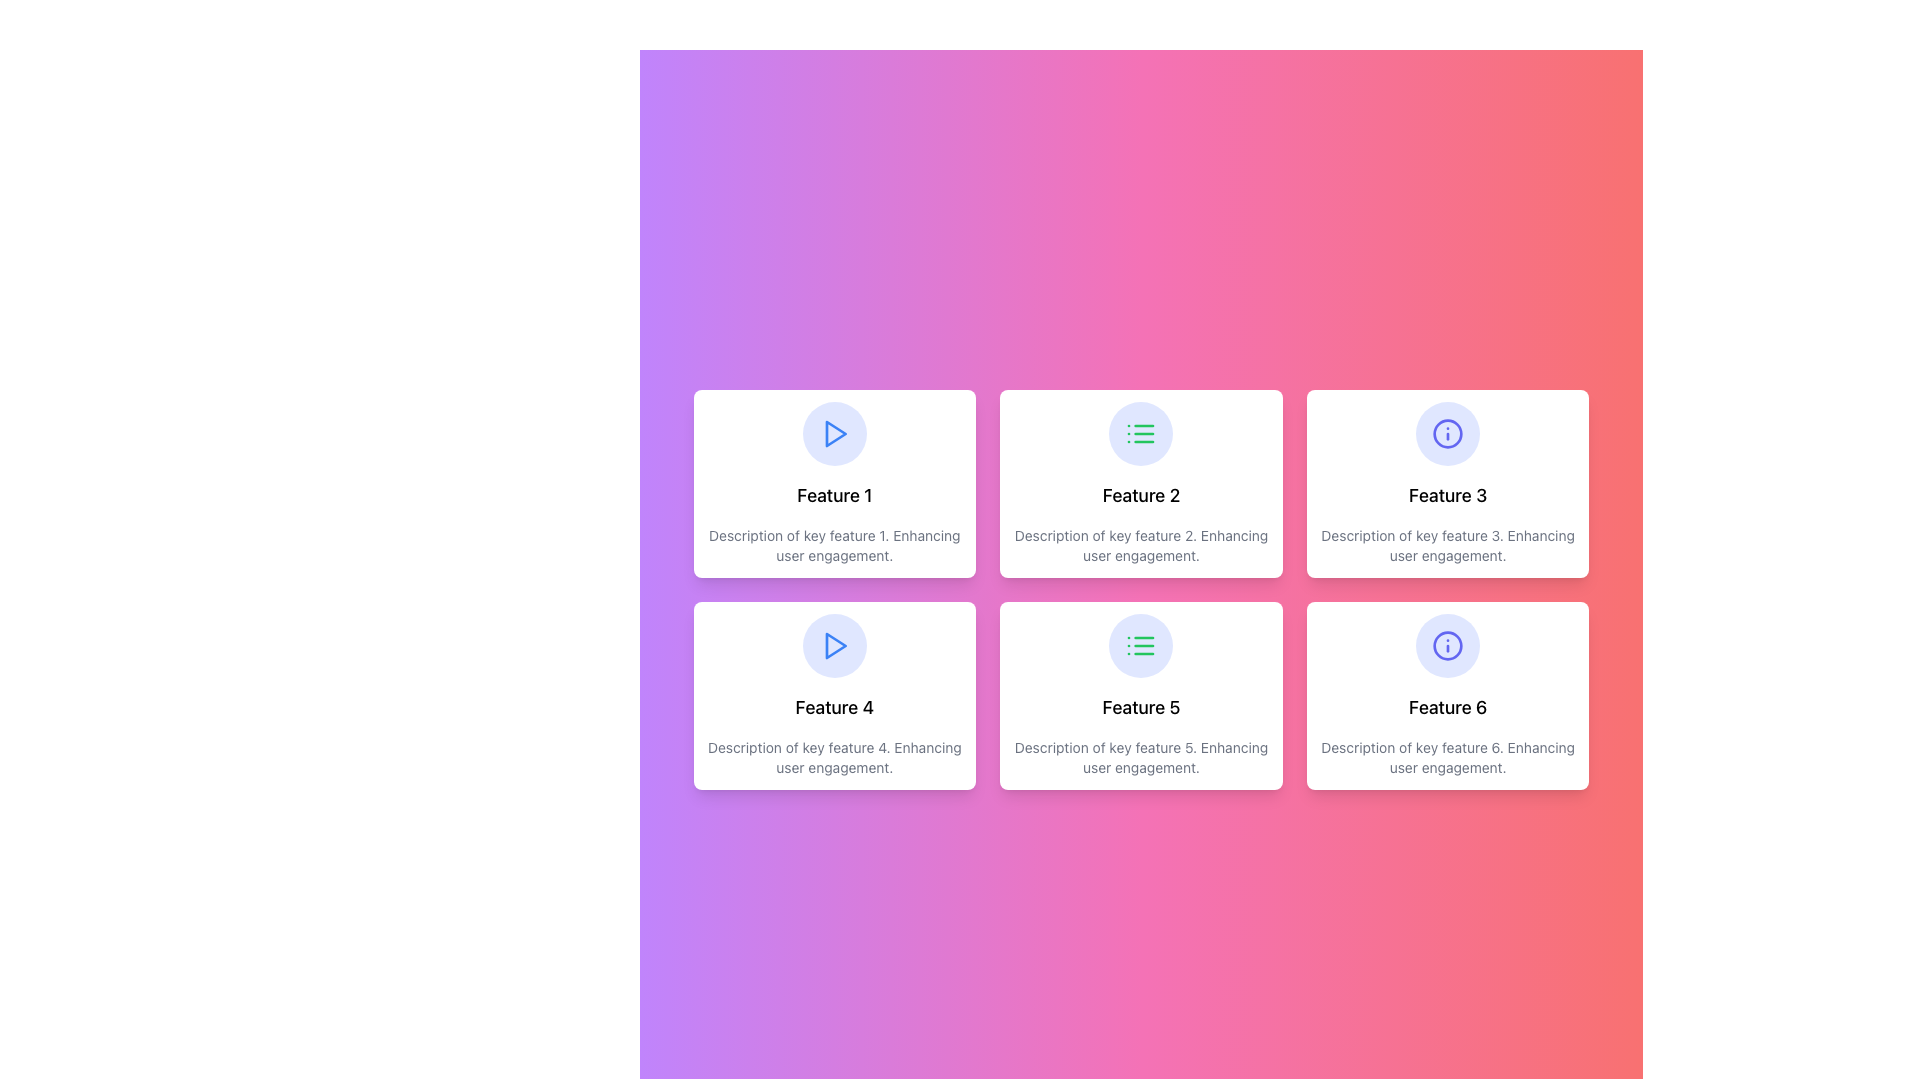  I want to click on the Informational Icon, which is a circle with an 'i' symbol in indigo, located at the top-center of the card labeled 'Feature 3', so click(1448, 645).